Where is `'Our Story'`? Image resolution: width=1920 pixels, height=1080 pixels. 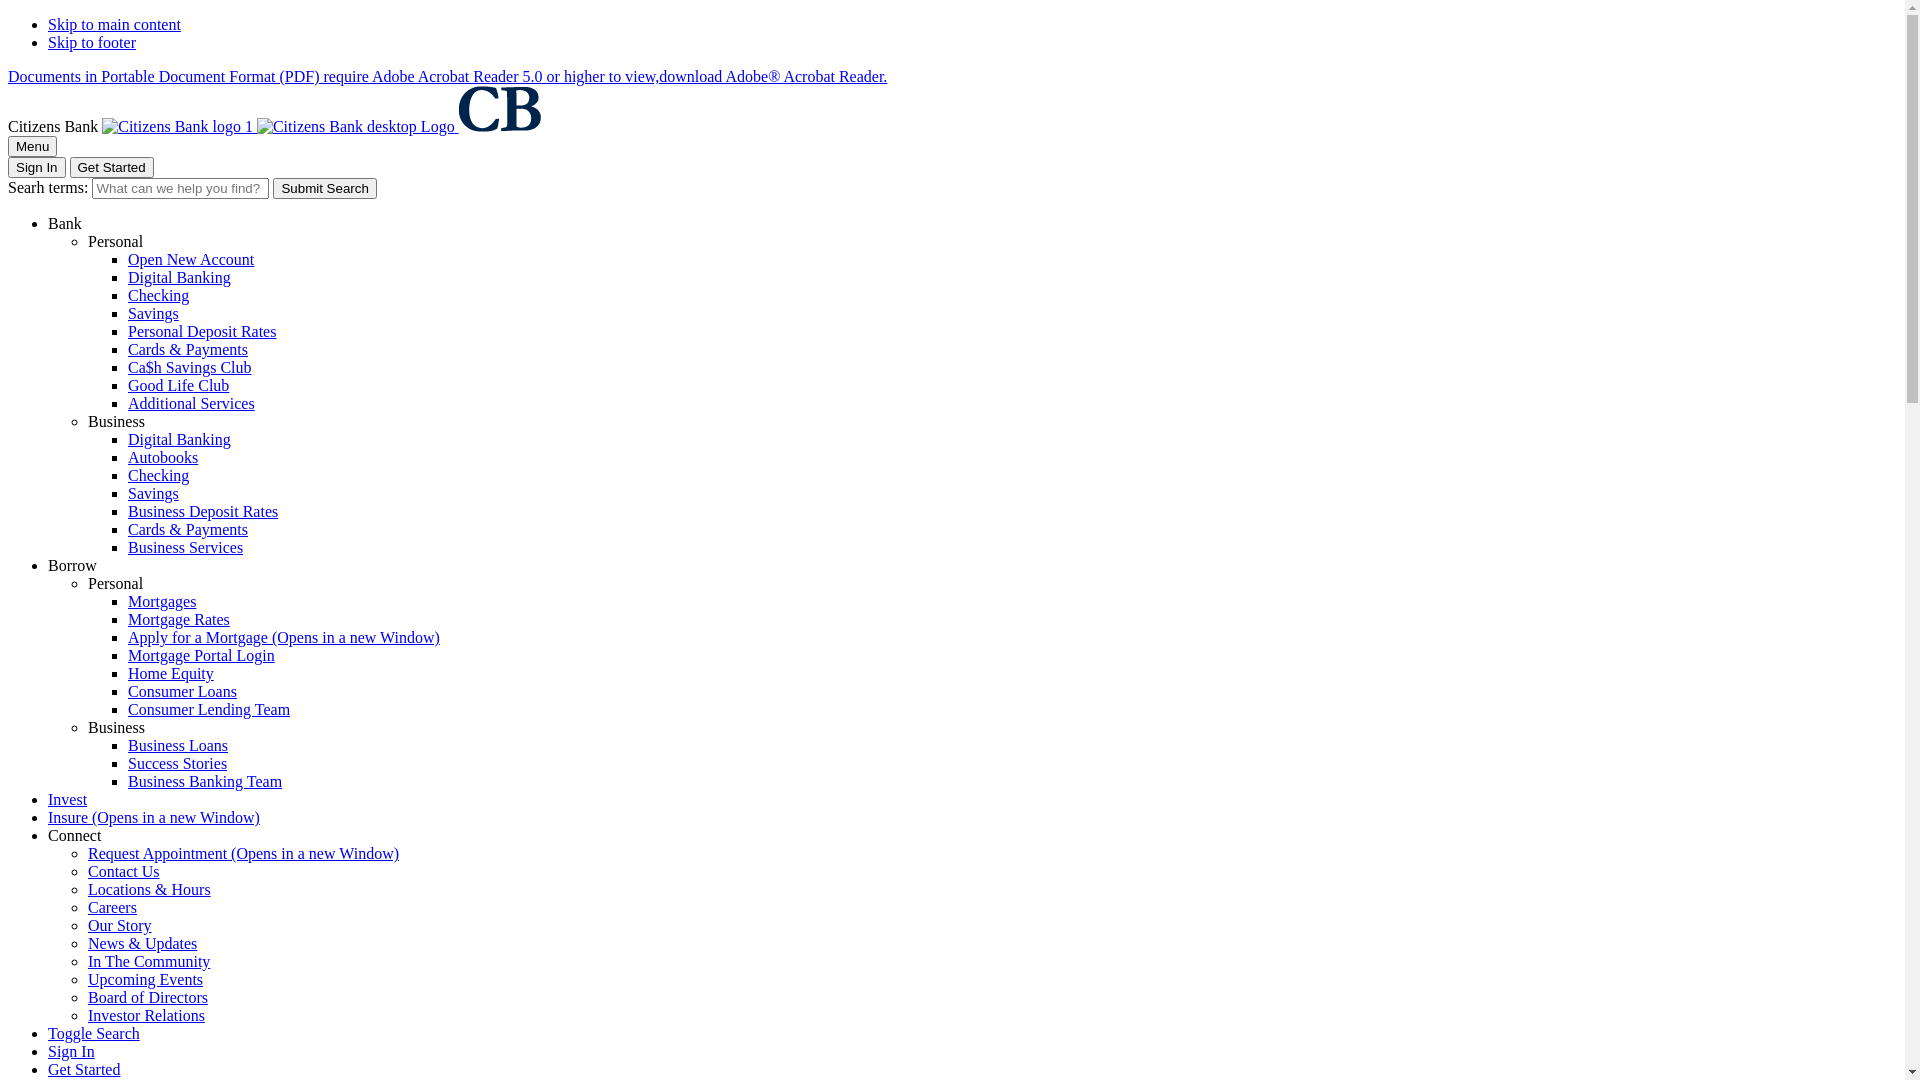
'Our Story' is located at coordinates (119, 925).